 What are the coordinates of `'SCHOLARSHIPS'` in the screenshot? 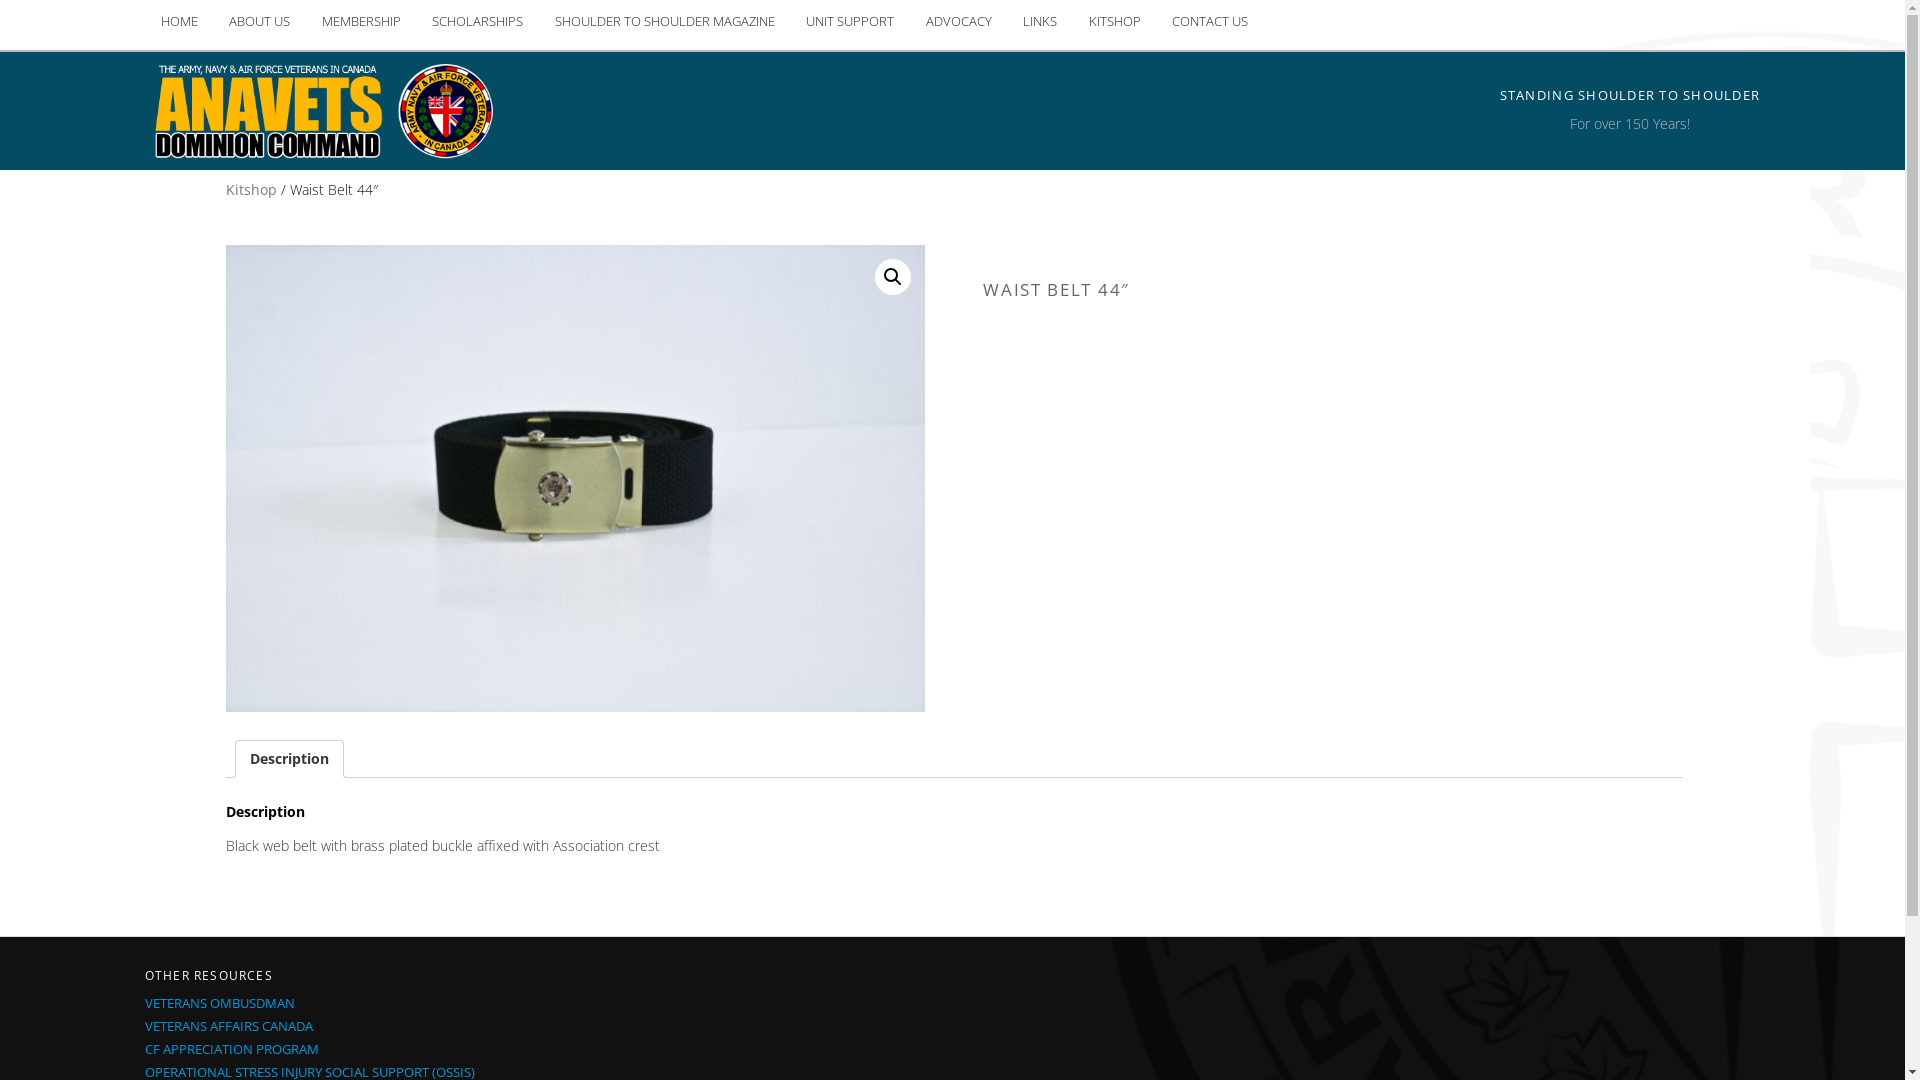 It's located at (476, 21).